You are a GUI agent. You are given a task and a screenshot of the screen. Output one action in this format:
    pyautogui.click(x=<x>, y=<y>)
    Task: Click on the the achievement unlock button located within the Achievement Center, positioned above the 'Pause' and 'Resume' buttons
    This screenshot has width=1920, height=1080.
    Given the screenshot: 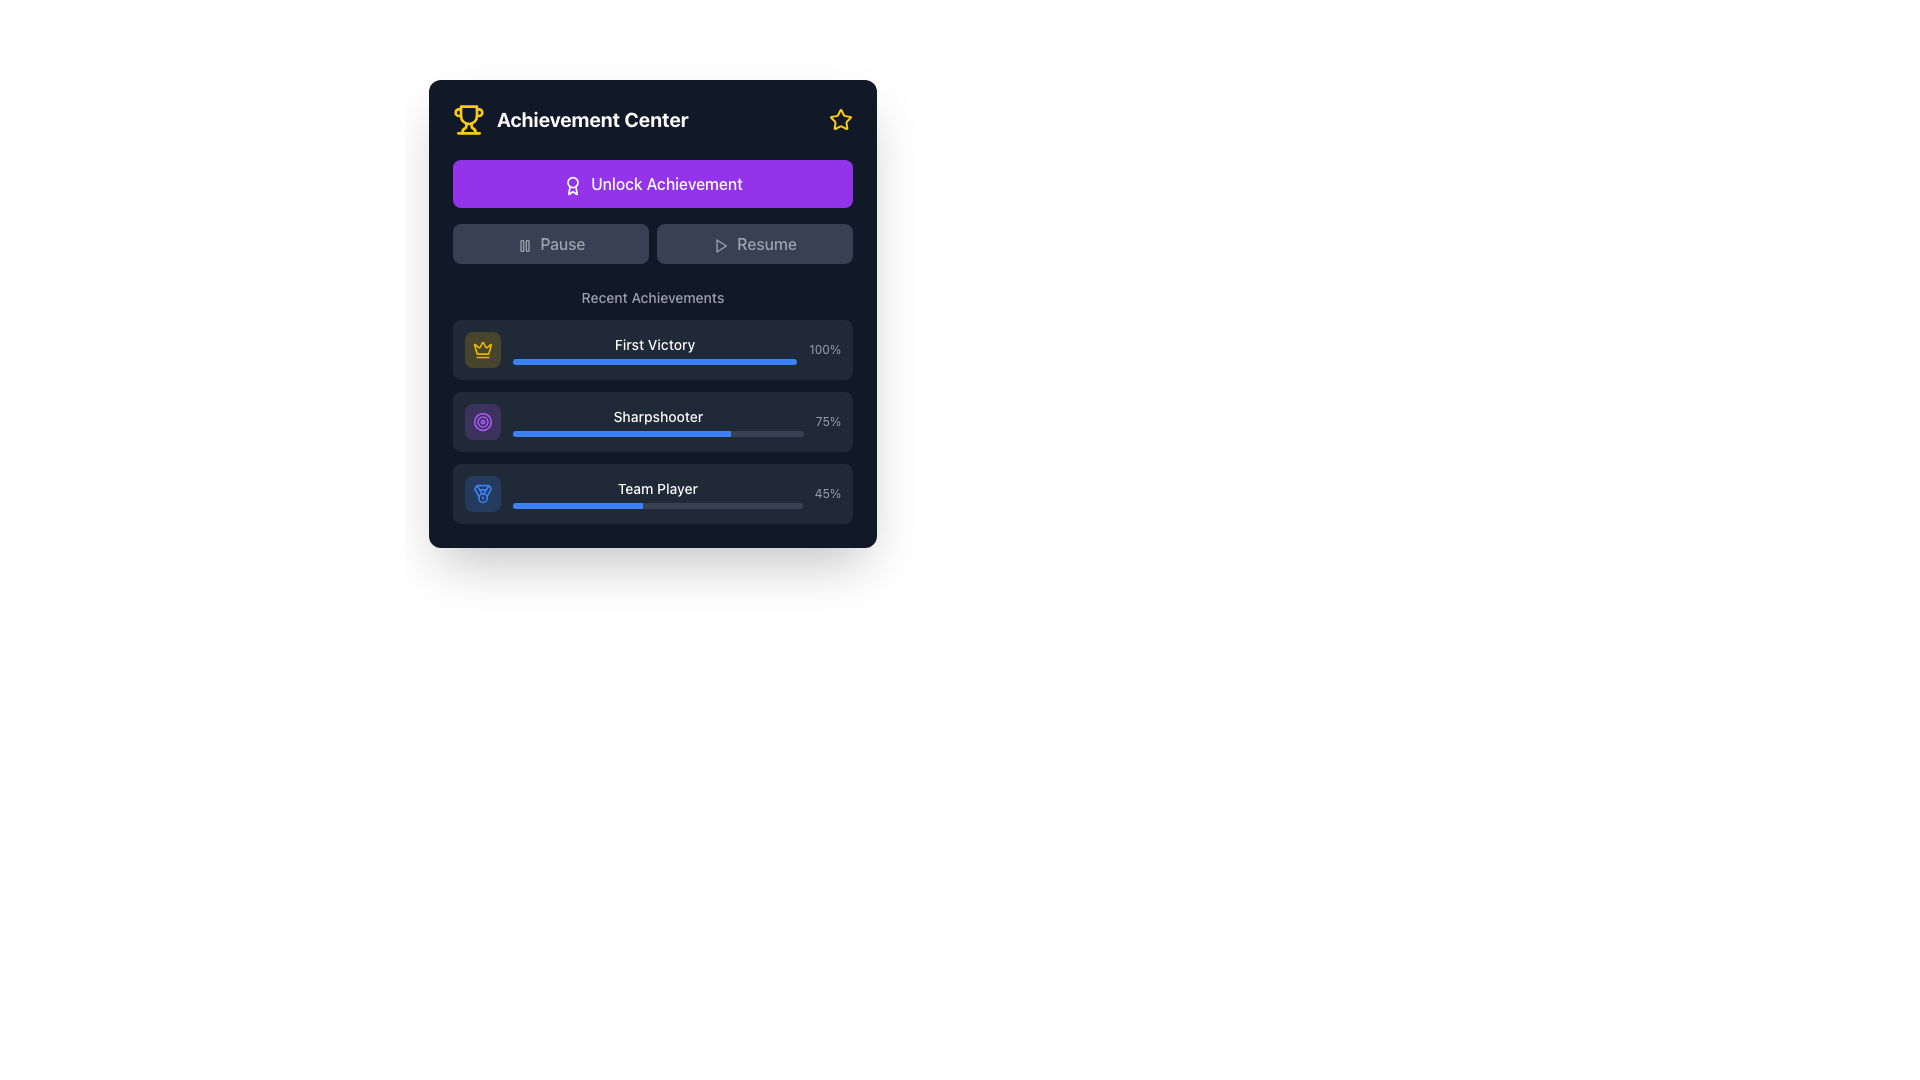 What is the action you would take?
    pyautogui.click(x=652, y=184)
    